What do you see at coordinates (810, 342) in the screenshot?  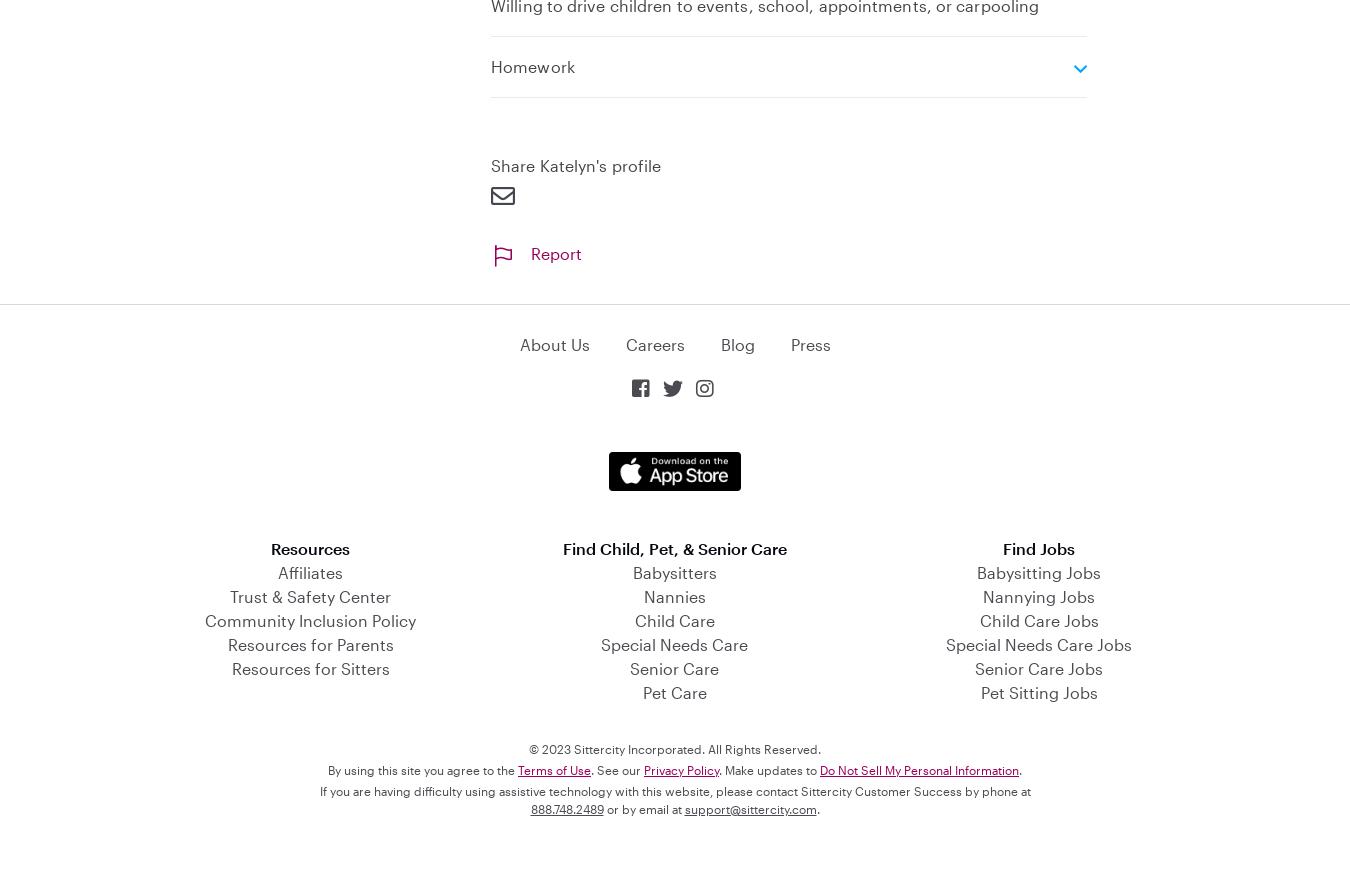 I see `'Press'` at bounding box center [810, 342].